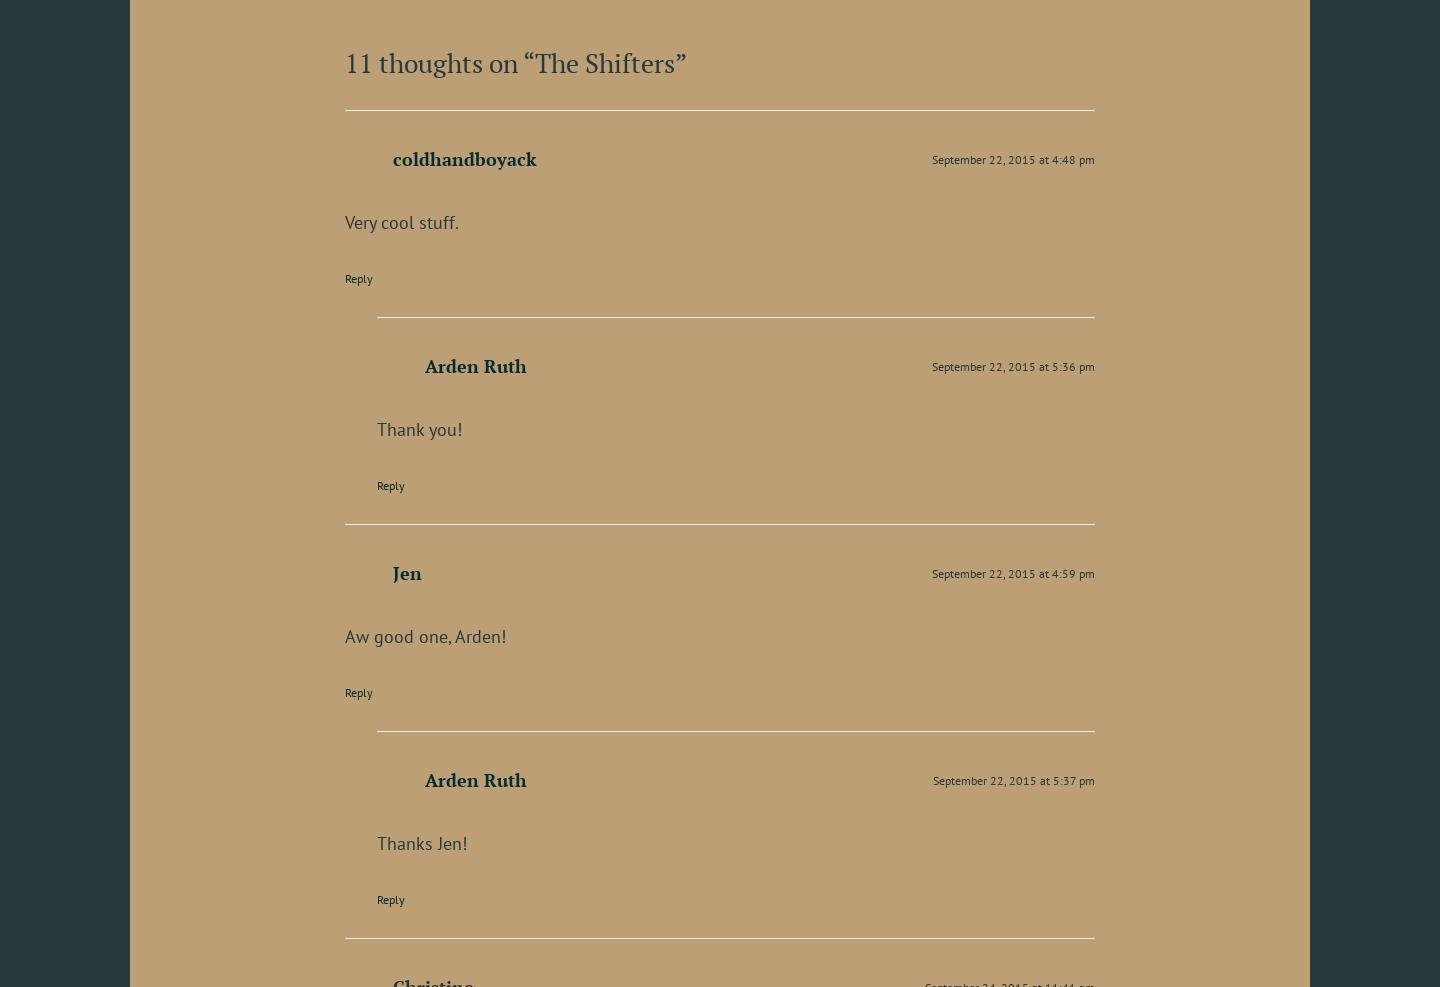  Describe the element at coordinates (464, 157) in the screenshot. I see `'coldhandboyack'` at that location.